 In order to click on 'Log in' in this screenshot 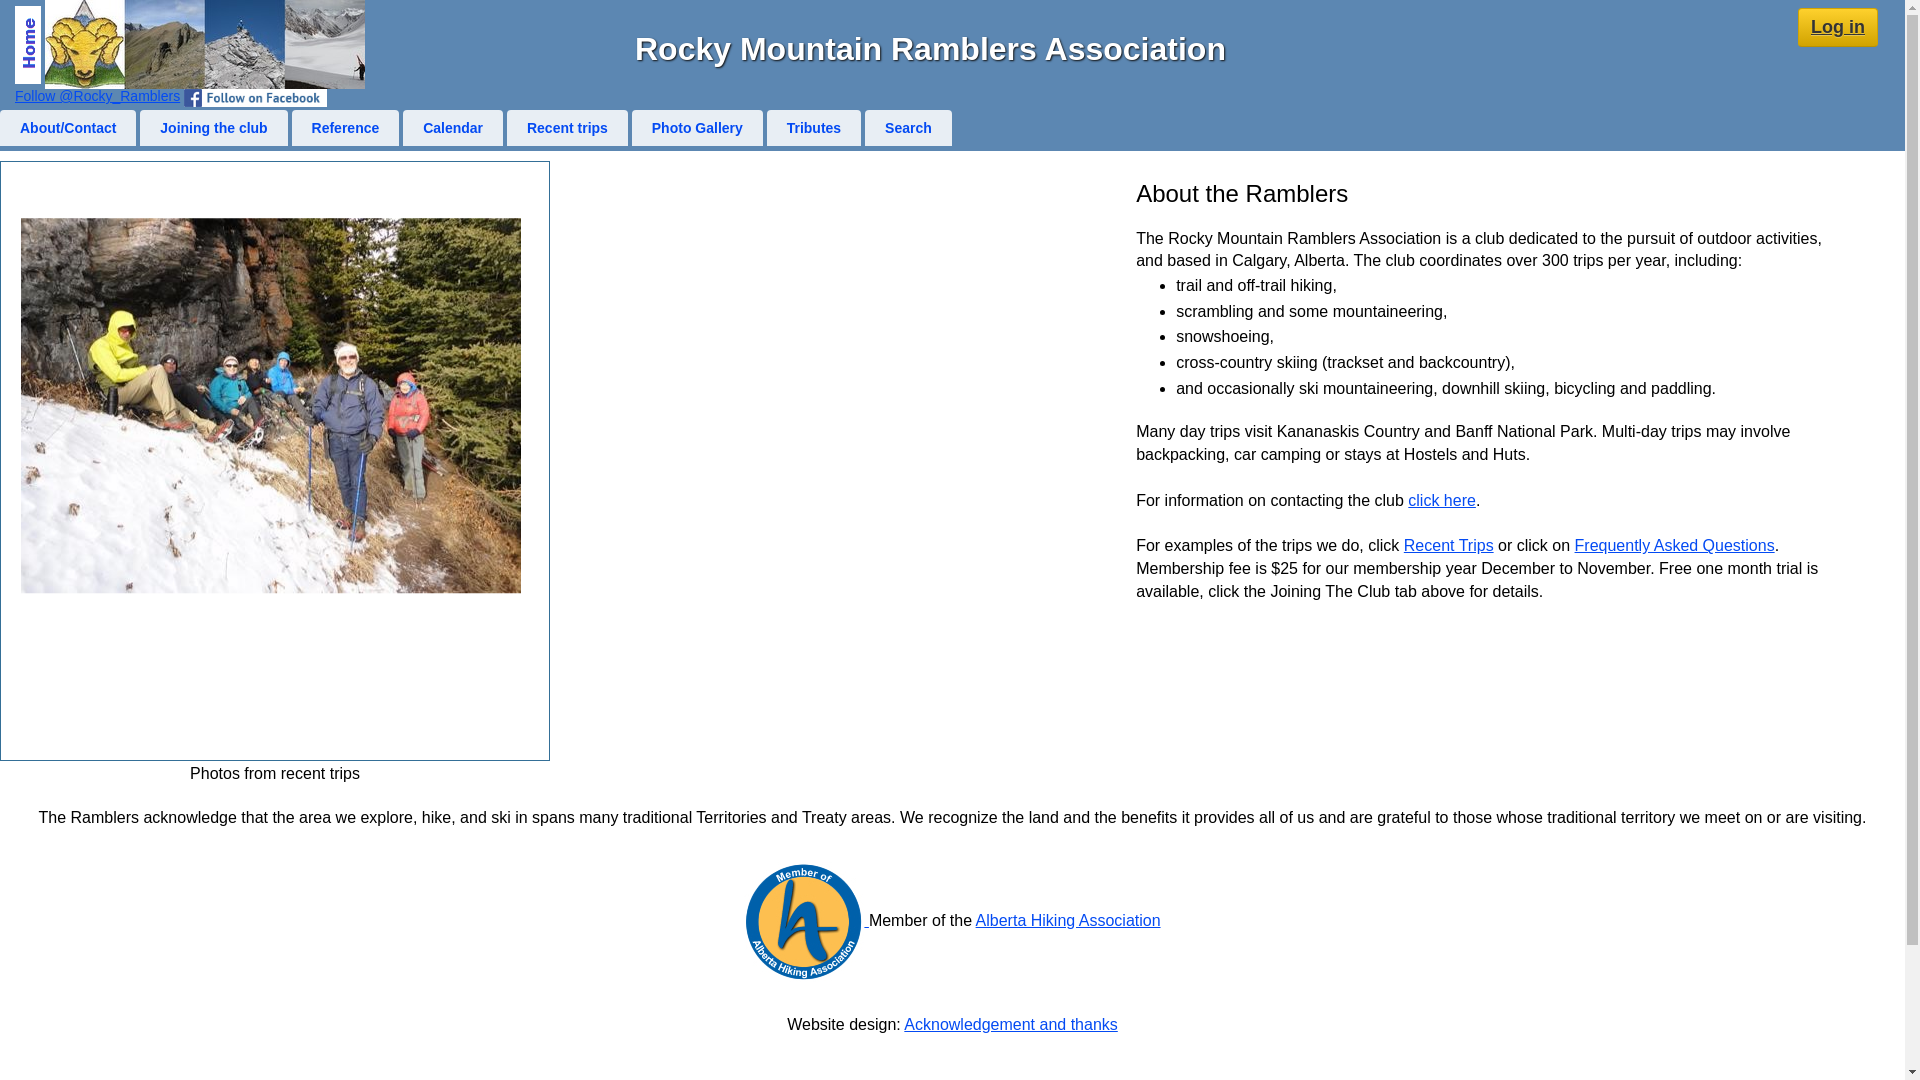, I will do `click(1838, 27)`.